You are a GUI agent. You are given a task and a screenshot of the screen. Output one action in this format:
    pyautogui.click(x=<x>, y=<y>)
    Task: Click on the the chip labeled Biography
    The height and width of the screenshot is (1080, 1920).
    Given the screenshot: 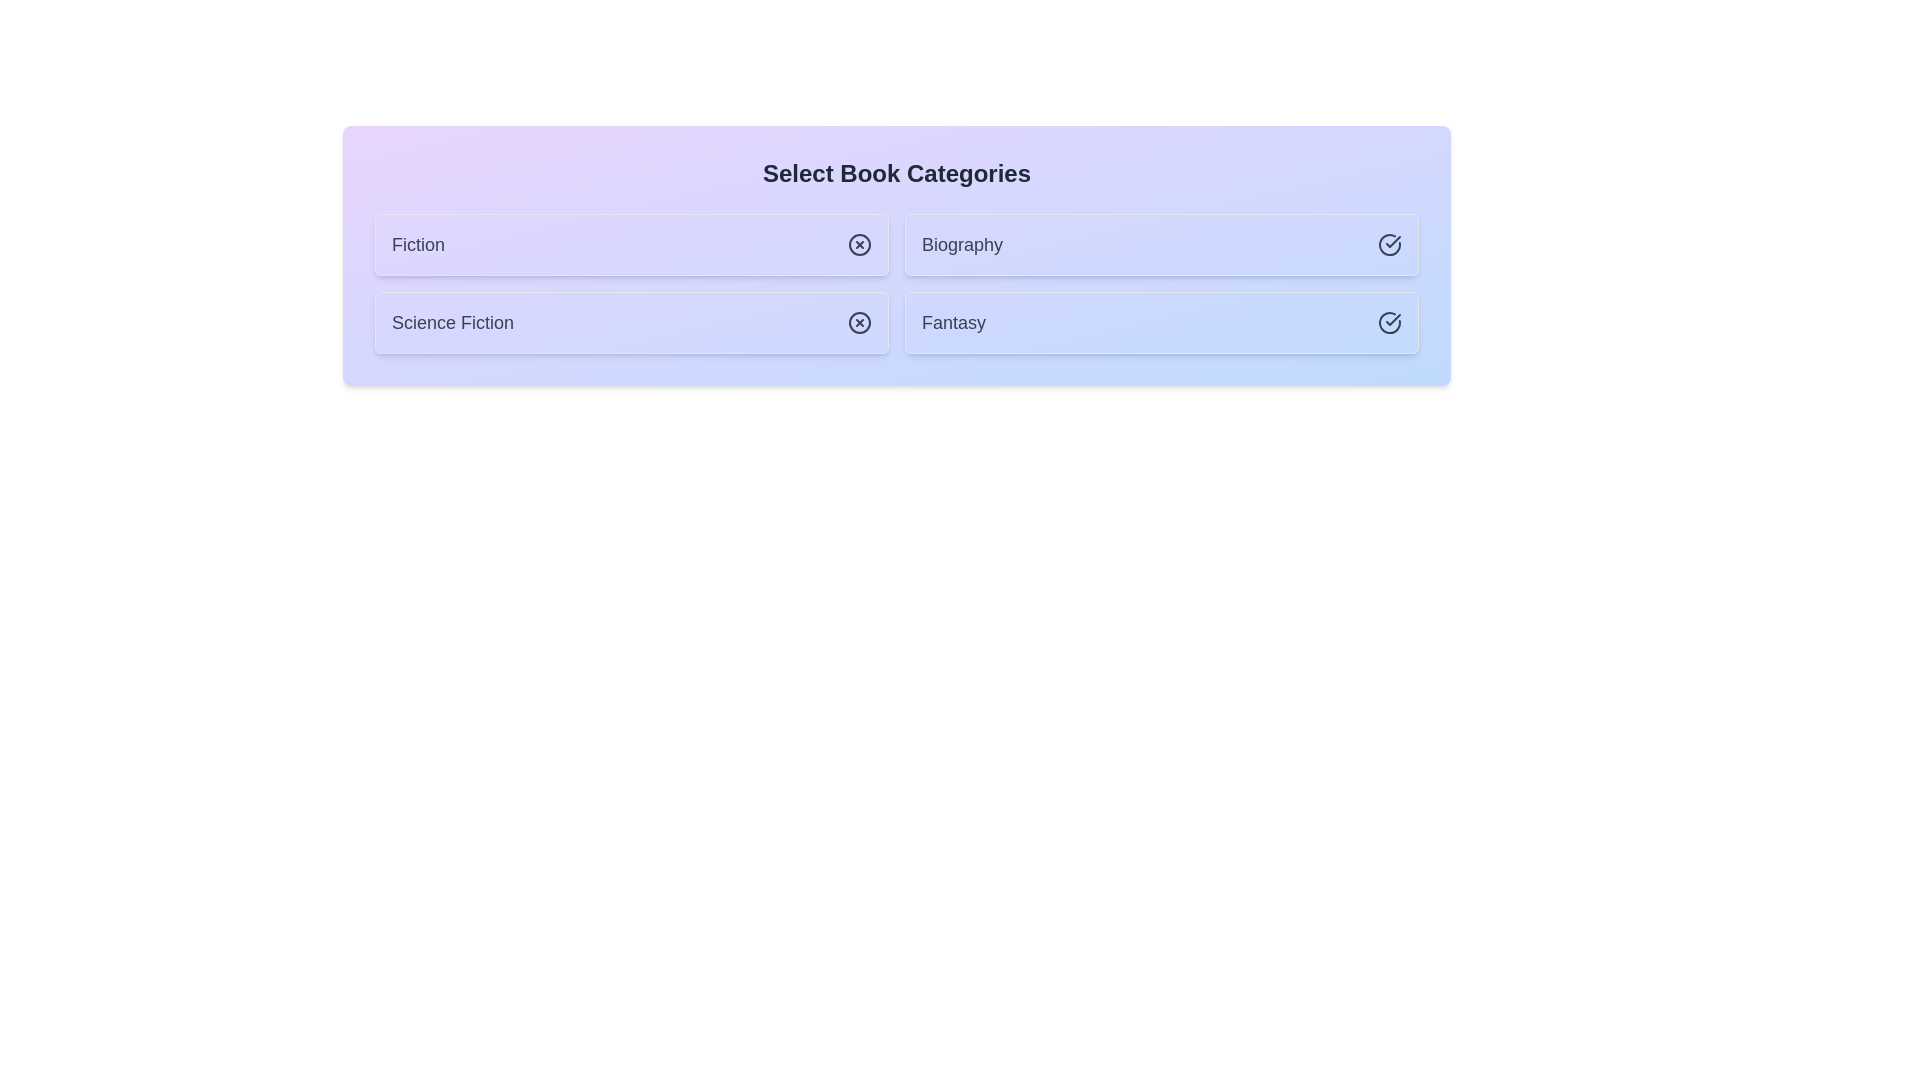 What is the action you would take?
    pyautogui.click(x=1161, y=244)
    